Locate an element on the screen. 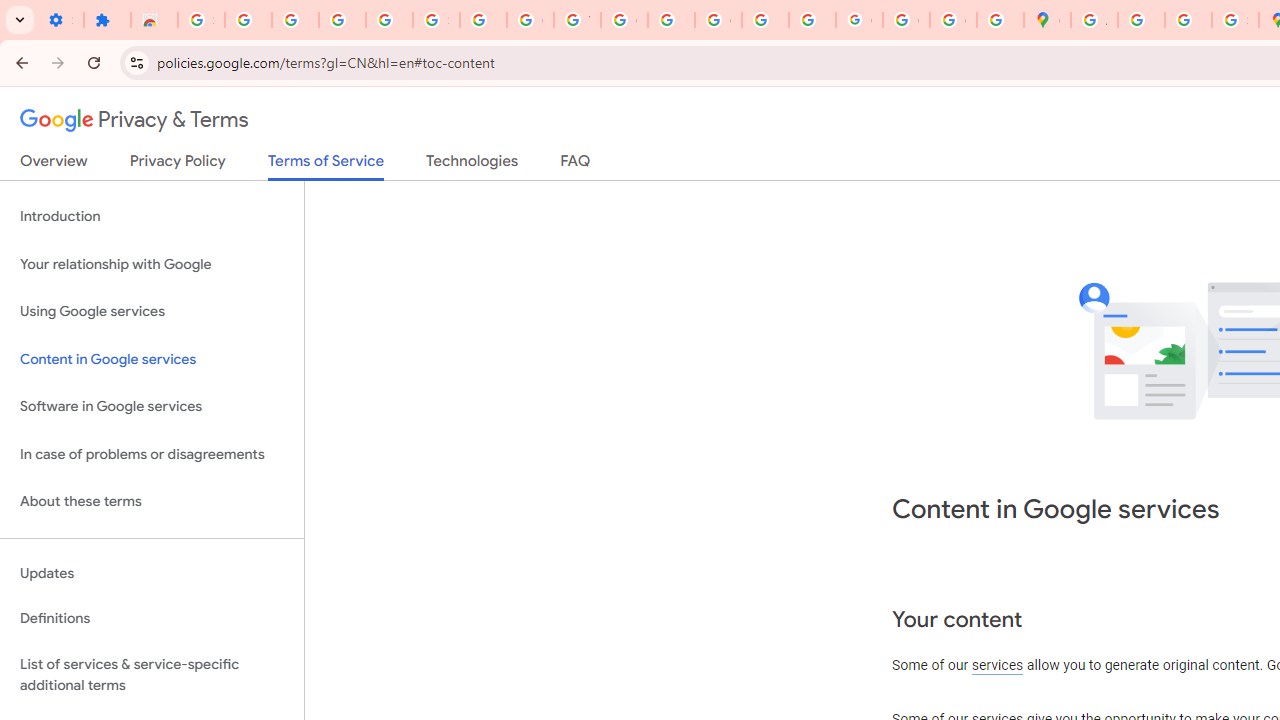  'https://scholar.google.com/' is located at coordinates (671, 20).